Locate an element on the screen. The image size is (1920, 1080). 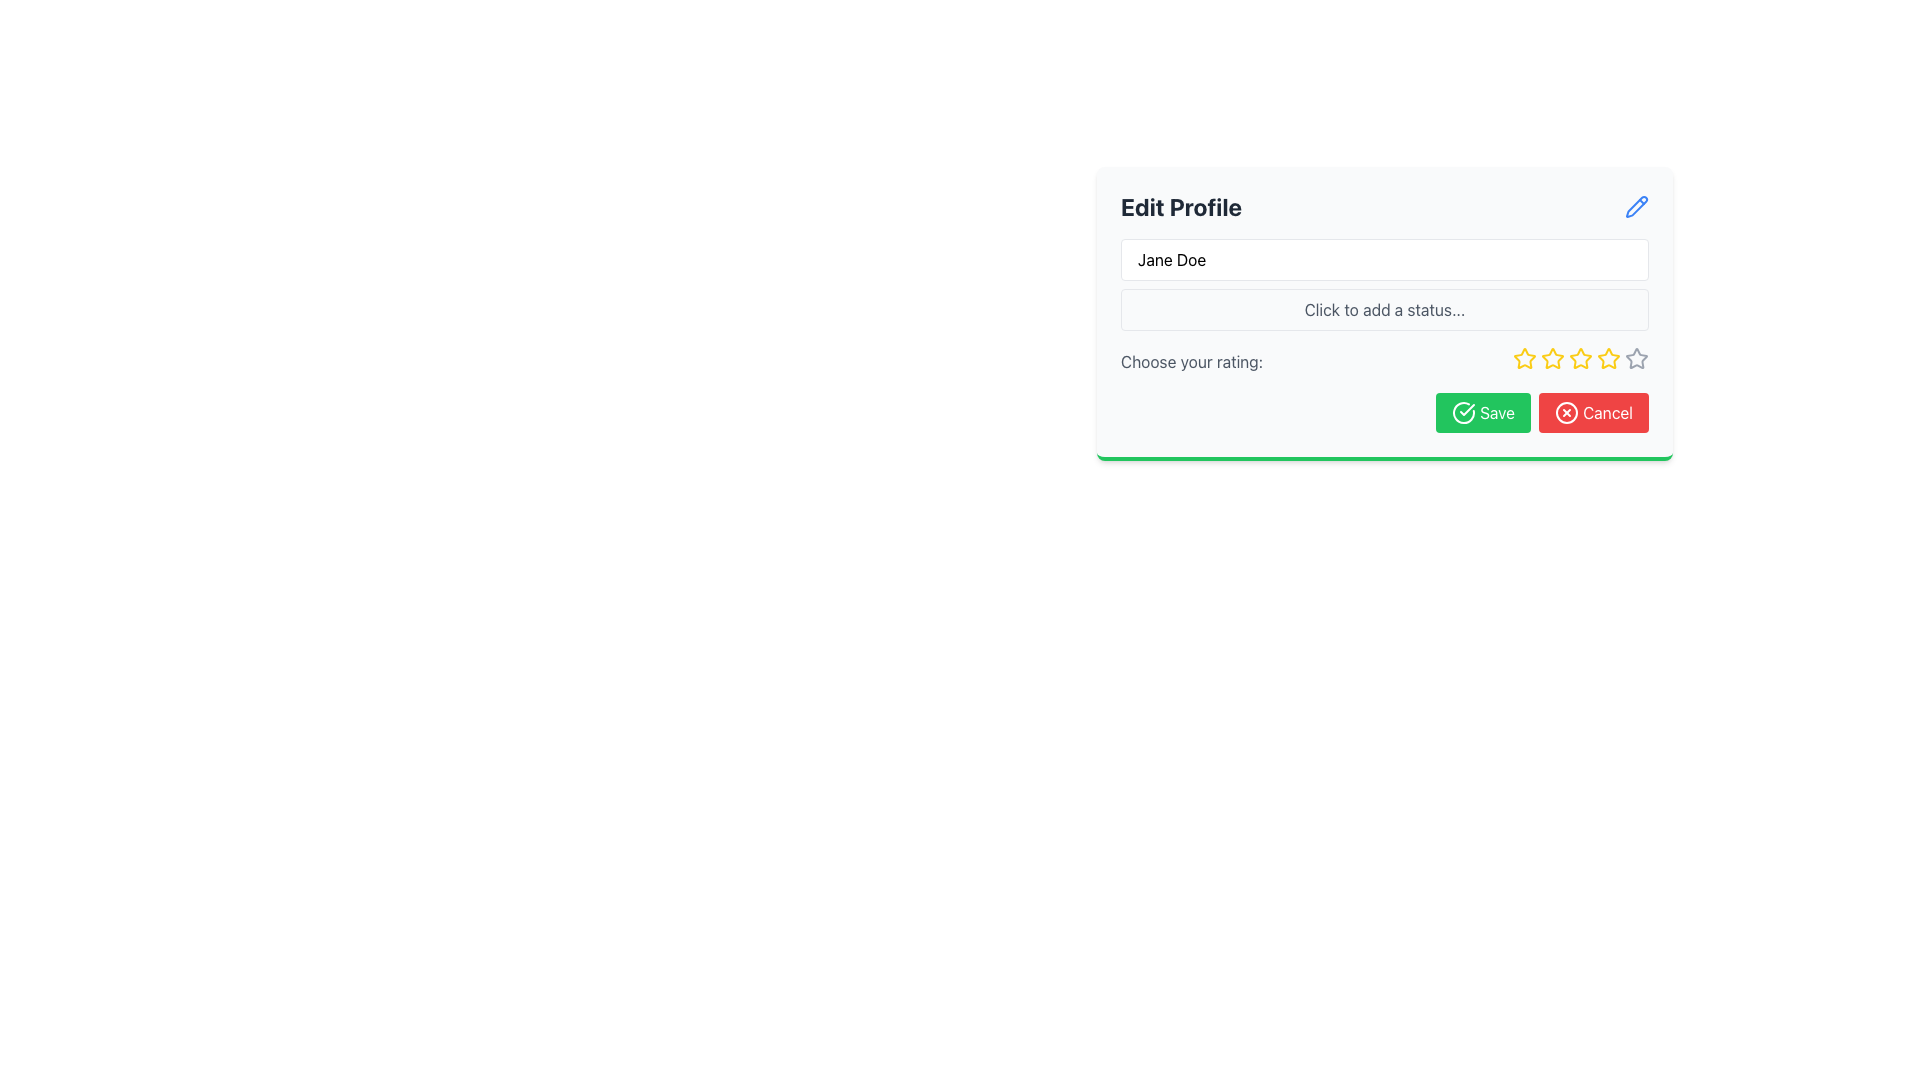
the second star-shaped icon with a yellow outline in the five-star rating system below the 'Click is located at coordinates (1550, 357).